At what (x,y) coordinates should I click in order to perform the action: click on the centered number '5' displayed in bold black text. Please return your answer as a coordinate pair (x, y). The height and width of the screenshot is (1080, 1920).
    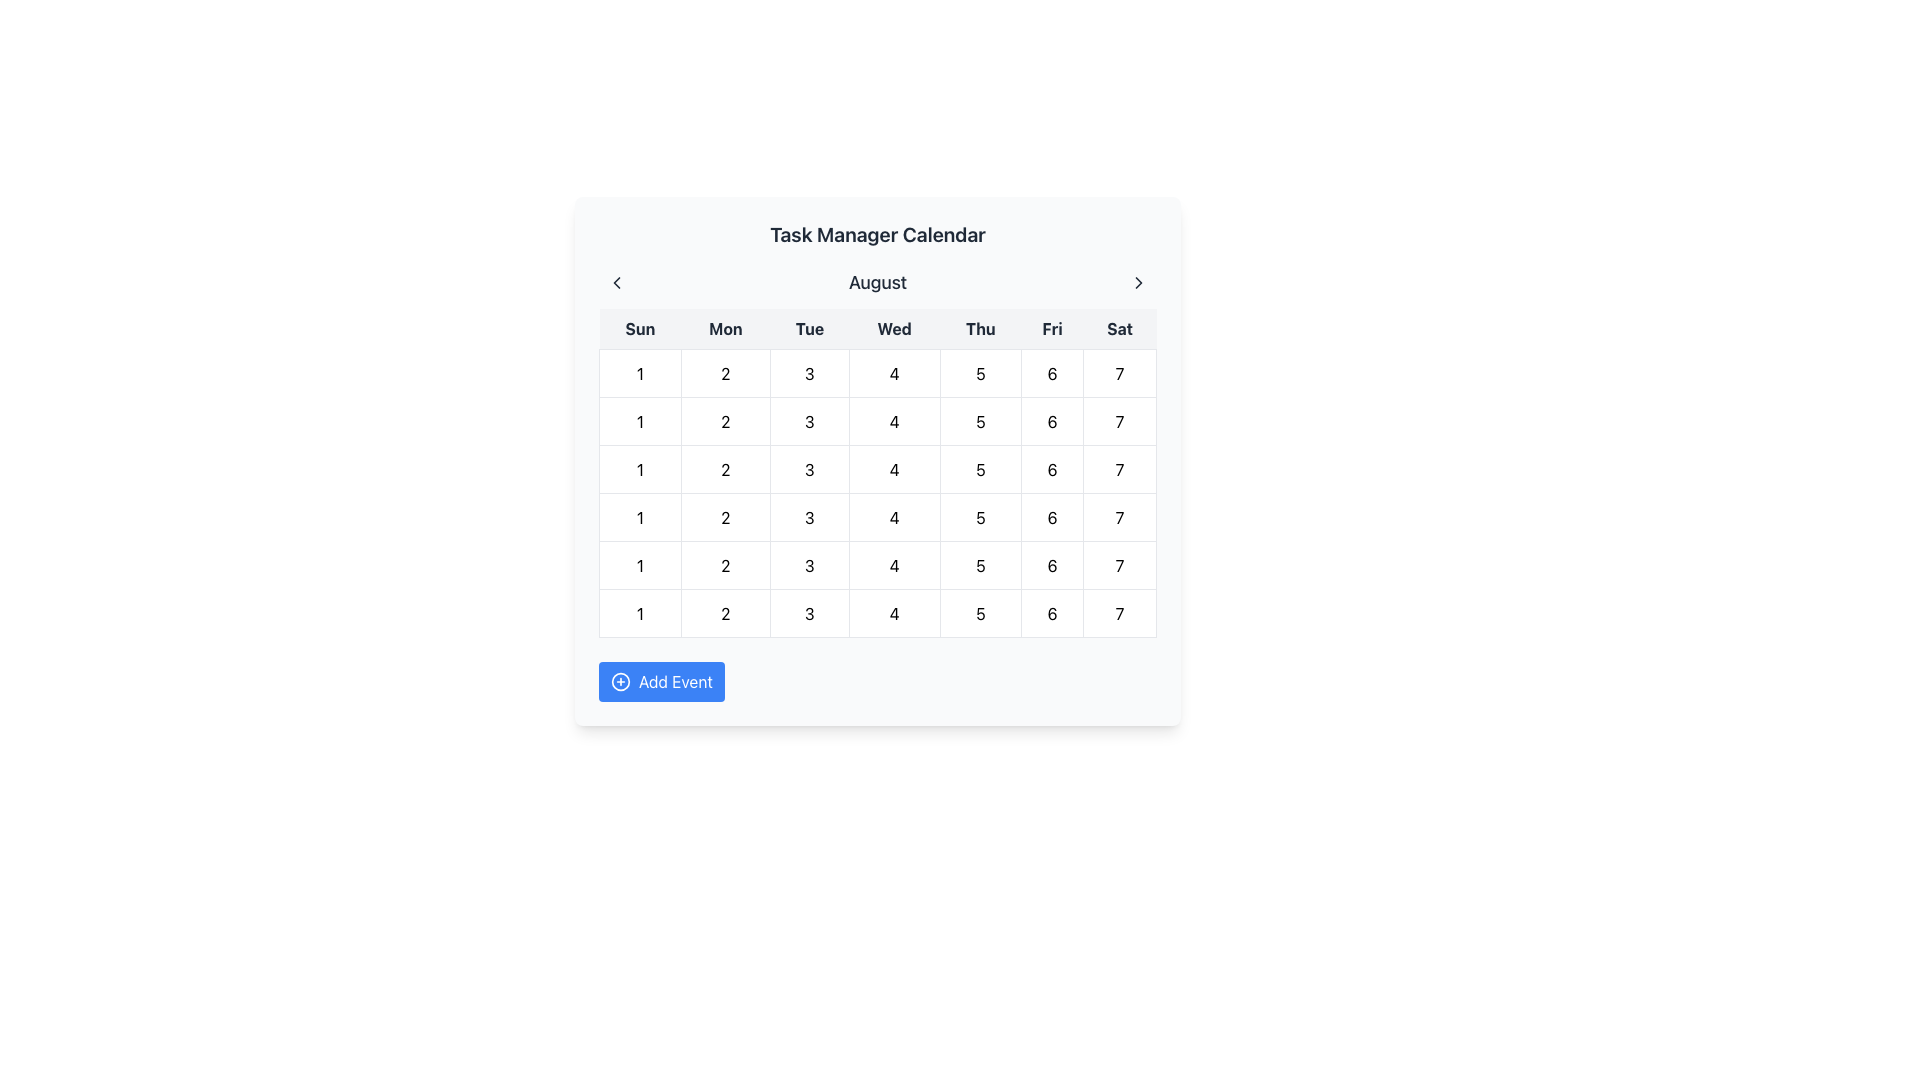
    Looking at the image, I should click on (980, 373).